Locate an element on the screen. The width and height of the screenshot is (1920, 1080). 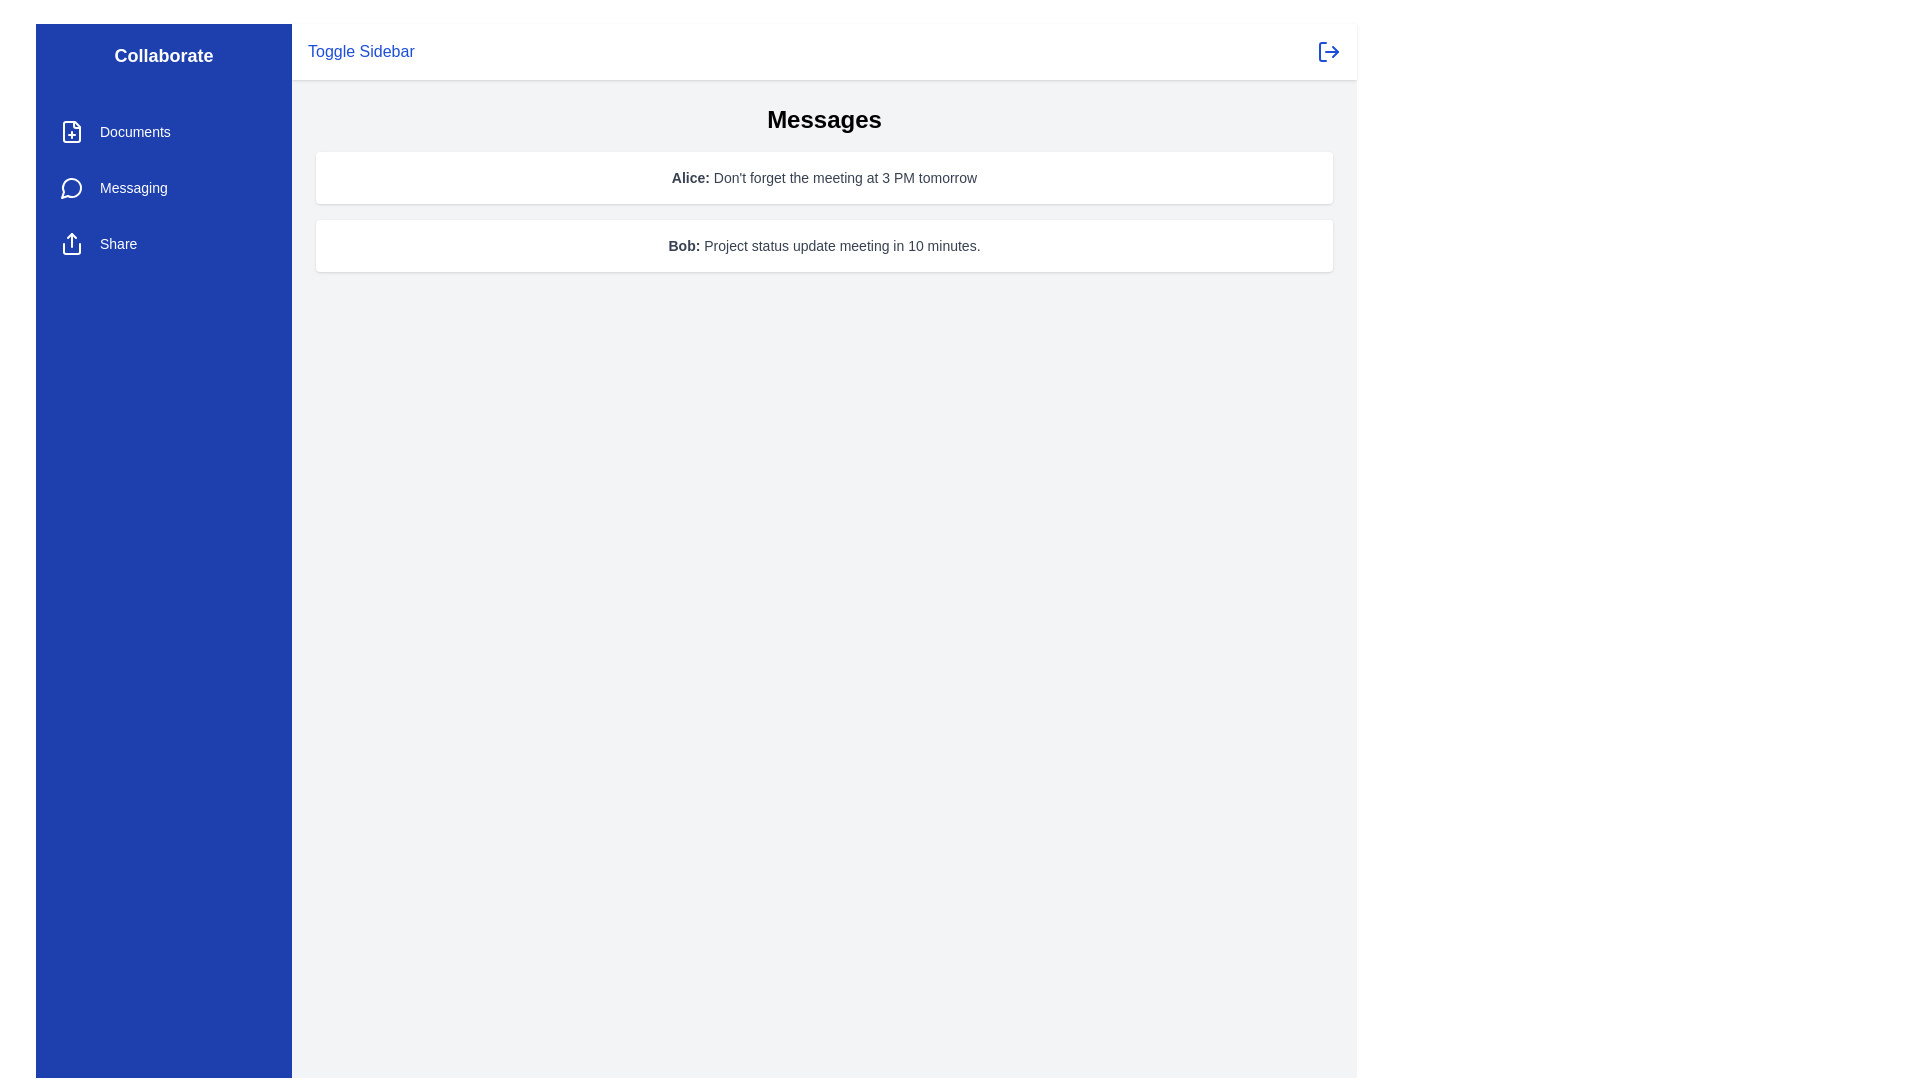
the blue rectangular button labeled 'Documents' with a document icon is located at coordinates (163, 131).